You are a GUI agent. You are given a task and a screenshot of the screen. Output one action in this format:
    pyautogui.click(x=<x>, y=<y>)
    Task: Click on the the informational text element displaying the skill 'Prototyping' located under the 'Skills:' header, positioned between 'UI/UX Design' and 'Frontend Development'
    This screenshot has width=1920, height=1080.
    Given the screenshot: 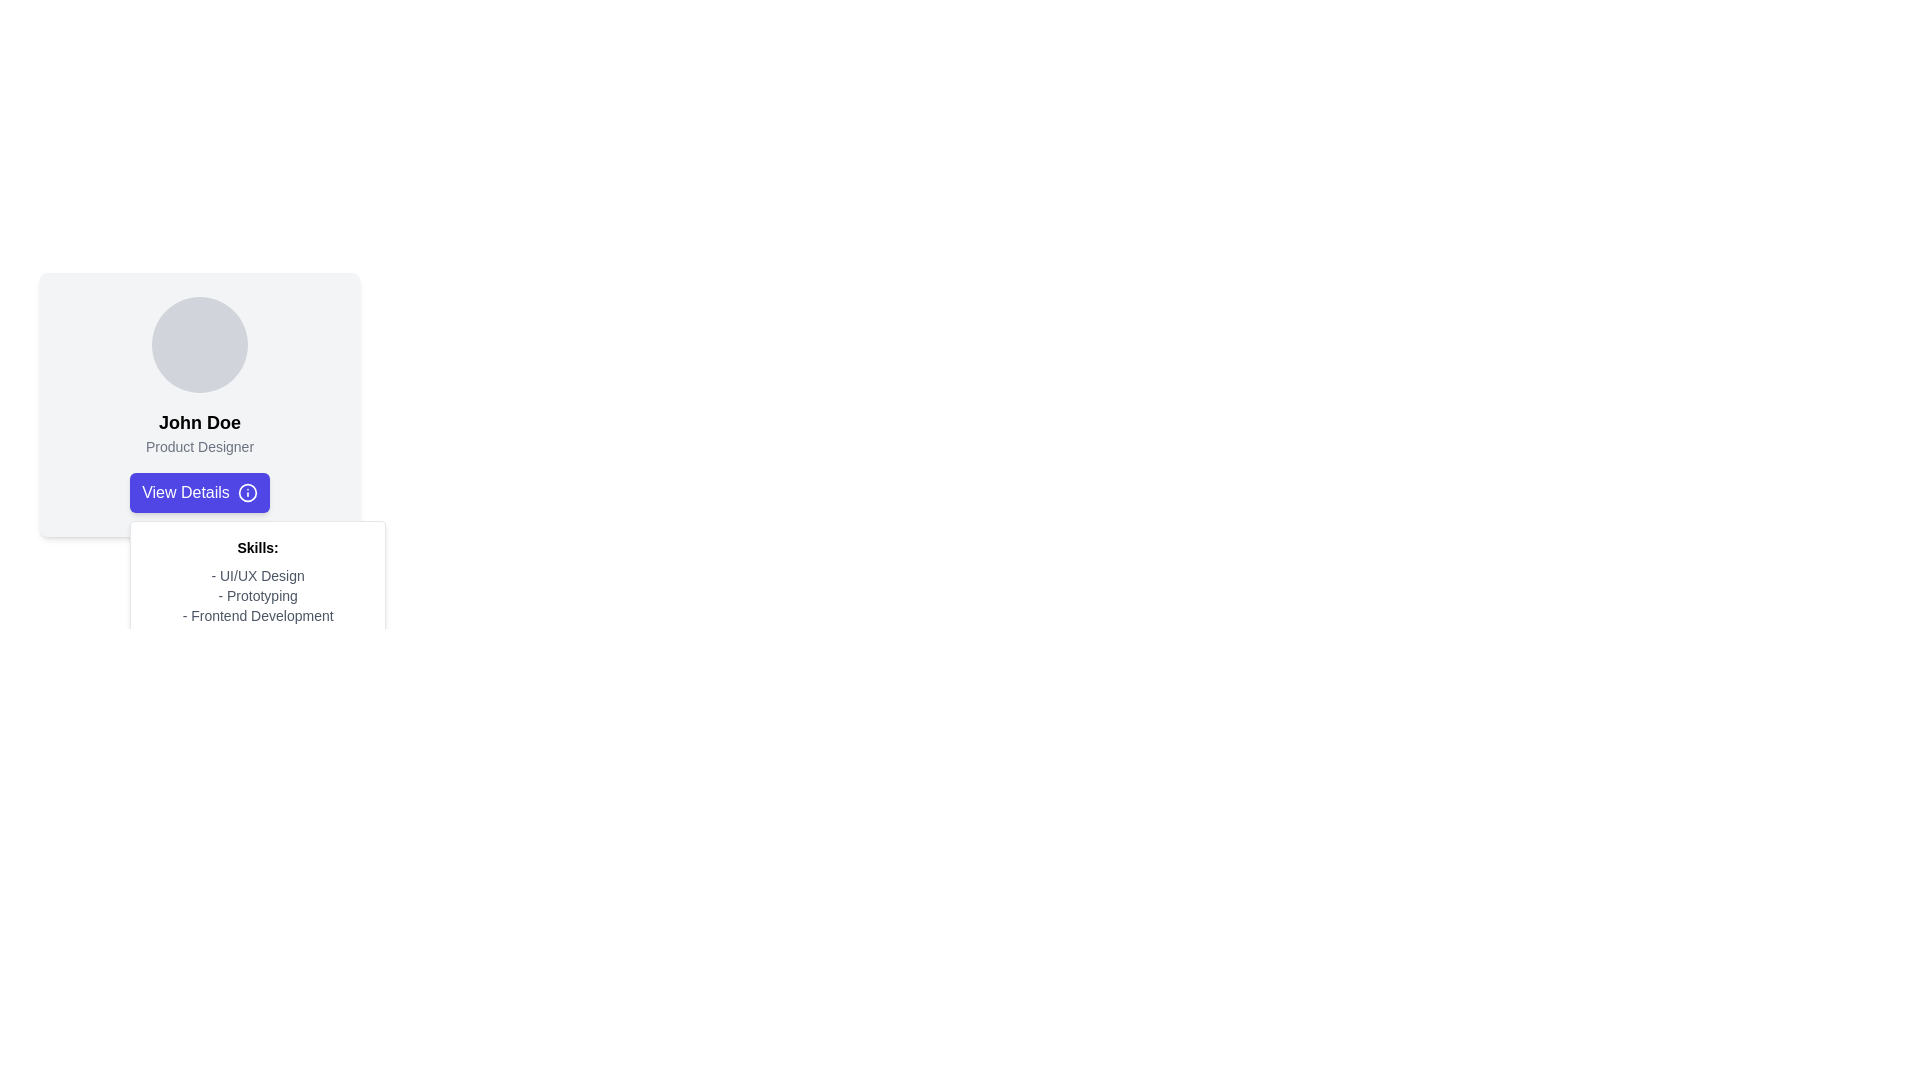 What is the action you would take?
    pyautogui.click(x=257, y=595)
    